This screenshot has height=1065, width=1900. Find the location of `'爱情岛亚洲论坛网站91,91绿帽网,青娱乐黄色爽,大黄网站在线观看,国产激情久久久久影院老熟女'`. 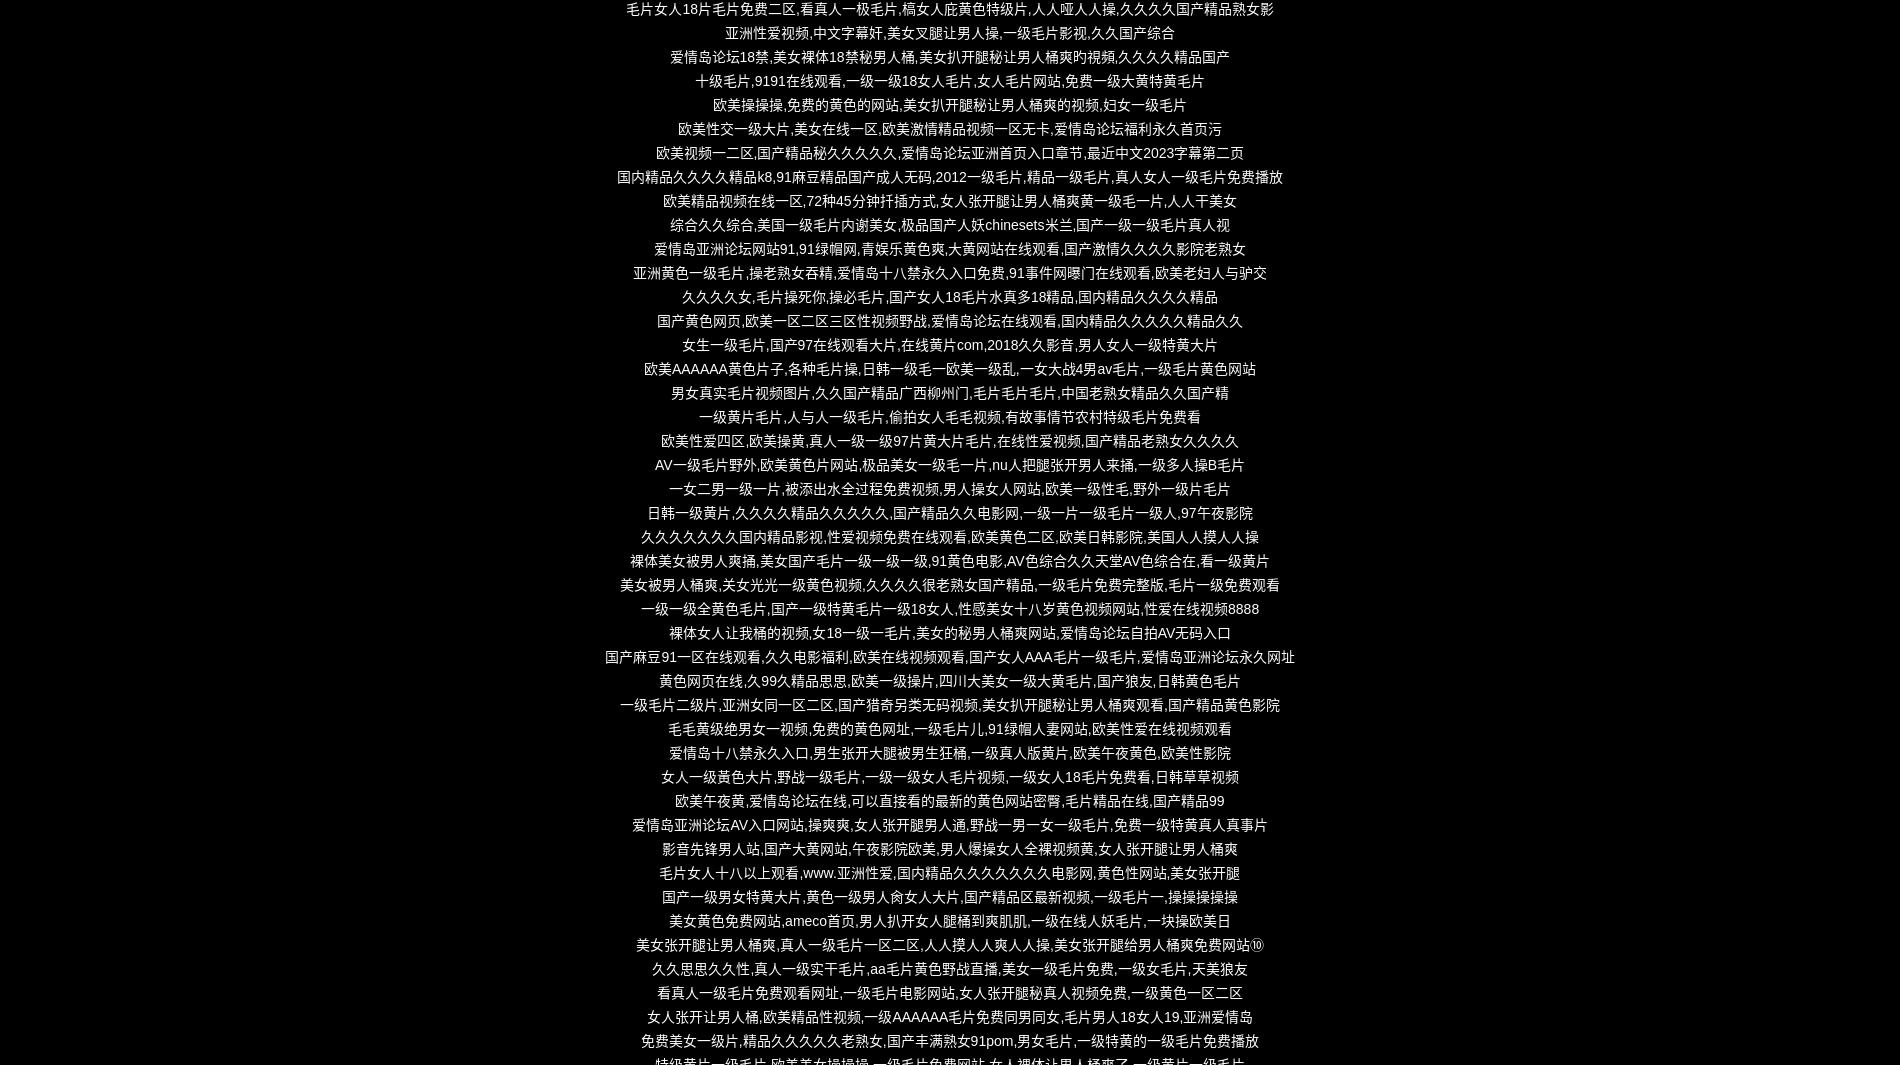

'爱情岛亚洲论坛网站91,91绿帽网,青娱乐黄色爽,大黄网站在线观看,国产激情久久久久影院老熟女' is located at coordinates (948, 247).